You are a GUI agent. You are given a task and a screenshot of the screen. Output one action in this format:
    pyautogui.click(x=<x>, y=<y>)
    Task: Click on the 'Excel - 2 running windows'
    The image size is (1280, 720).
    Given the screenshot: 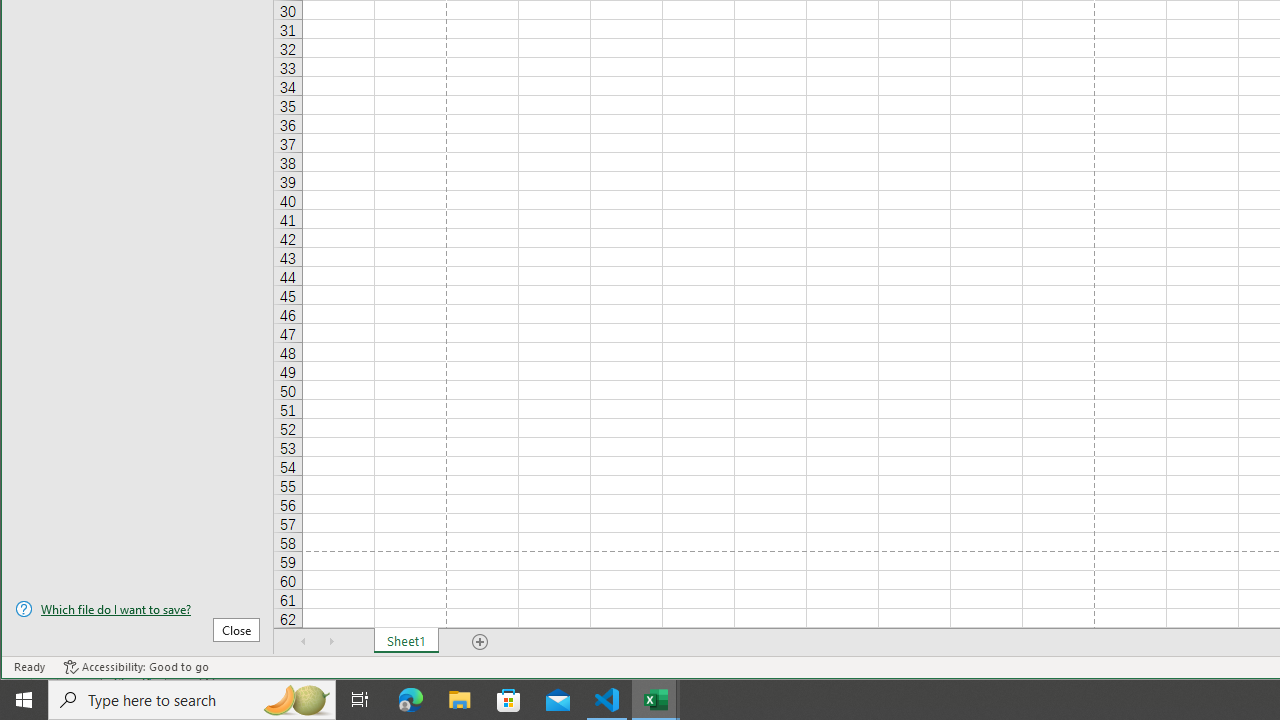 What is the action you would take?
    pyautogui.click(x=656, y=698)
    